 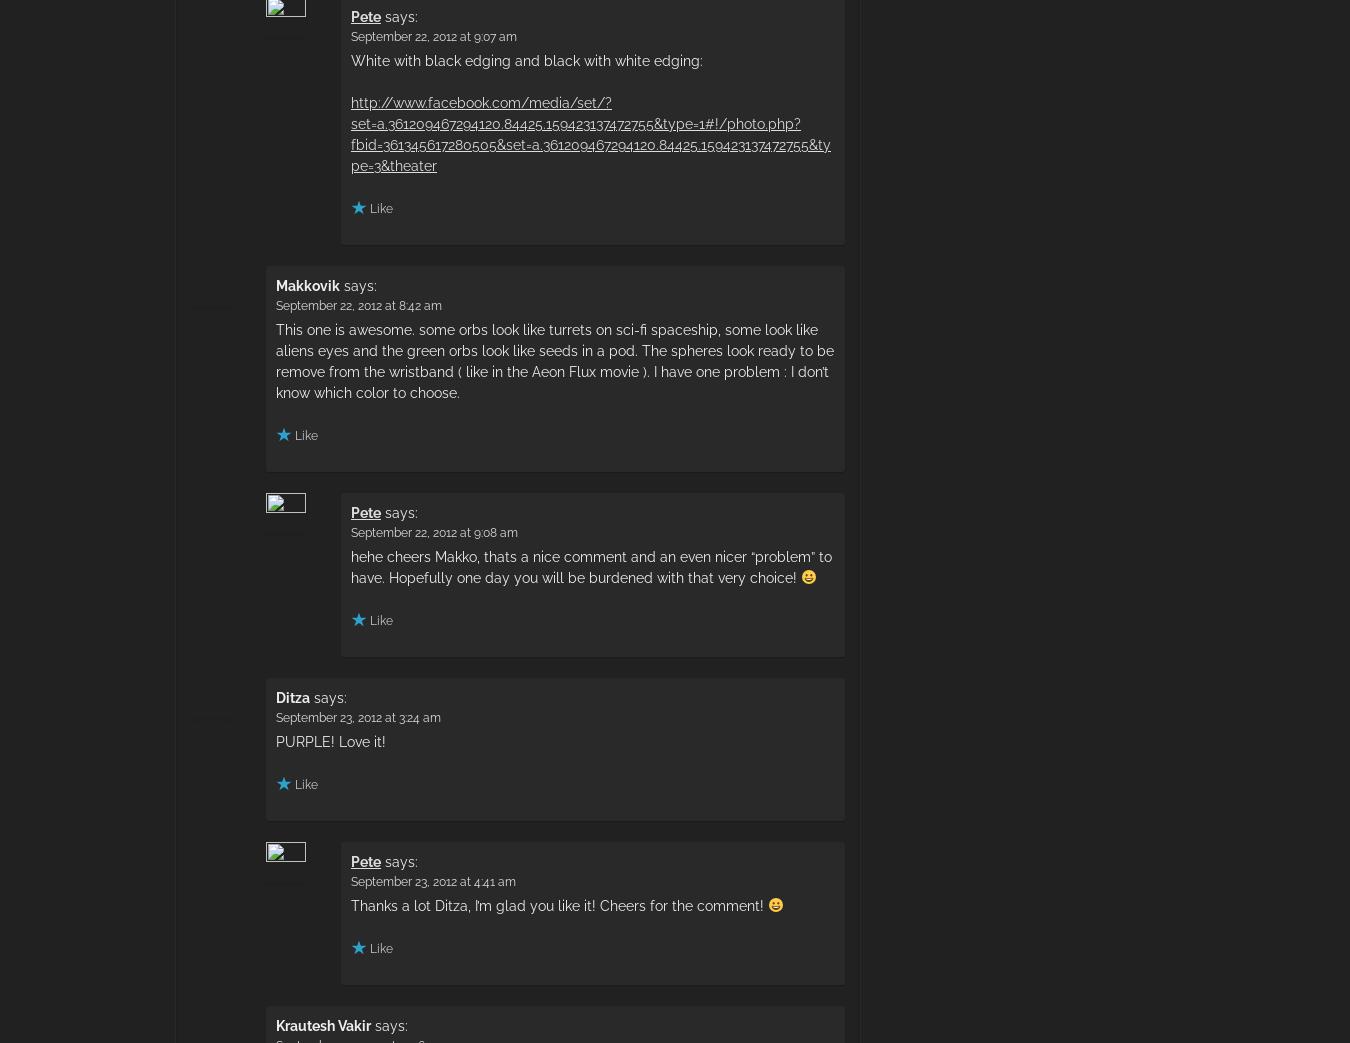 I want to click on 'Thanks a lot Ditza, I’m glad you like it! Cheers for the comment!', so click(x=558, y=904).